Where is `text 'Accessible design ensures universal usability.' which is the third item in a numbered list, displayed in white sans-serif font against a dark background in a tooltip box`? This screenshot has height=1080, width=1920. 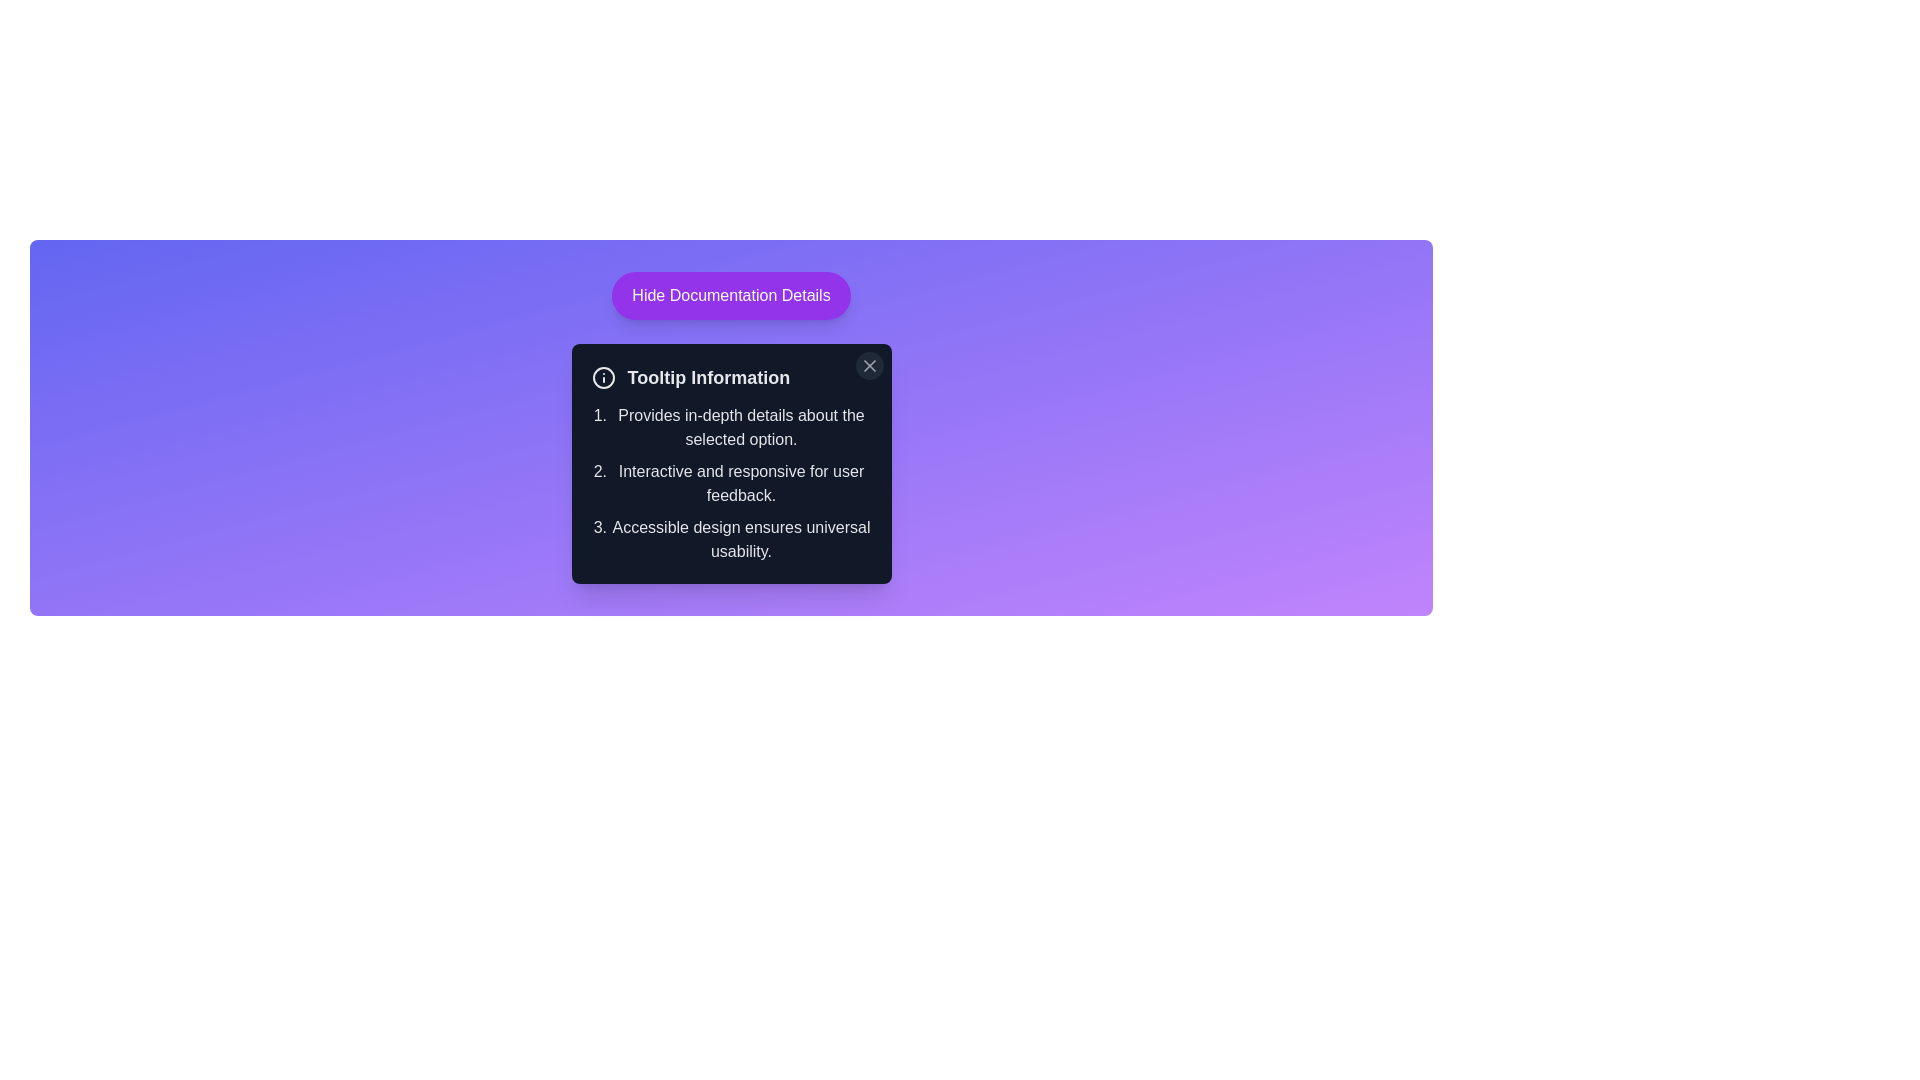 text 'Accessible design ensures universal usability.' which is the third item in a numbered list, displayed in white sans-serif font against a dark background in a tooltip box is located at coordinates (740, 540).